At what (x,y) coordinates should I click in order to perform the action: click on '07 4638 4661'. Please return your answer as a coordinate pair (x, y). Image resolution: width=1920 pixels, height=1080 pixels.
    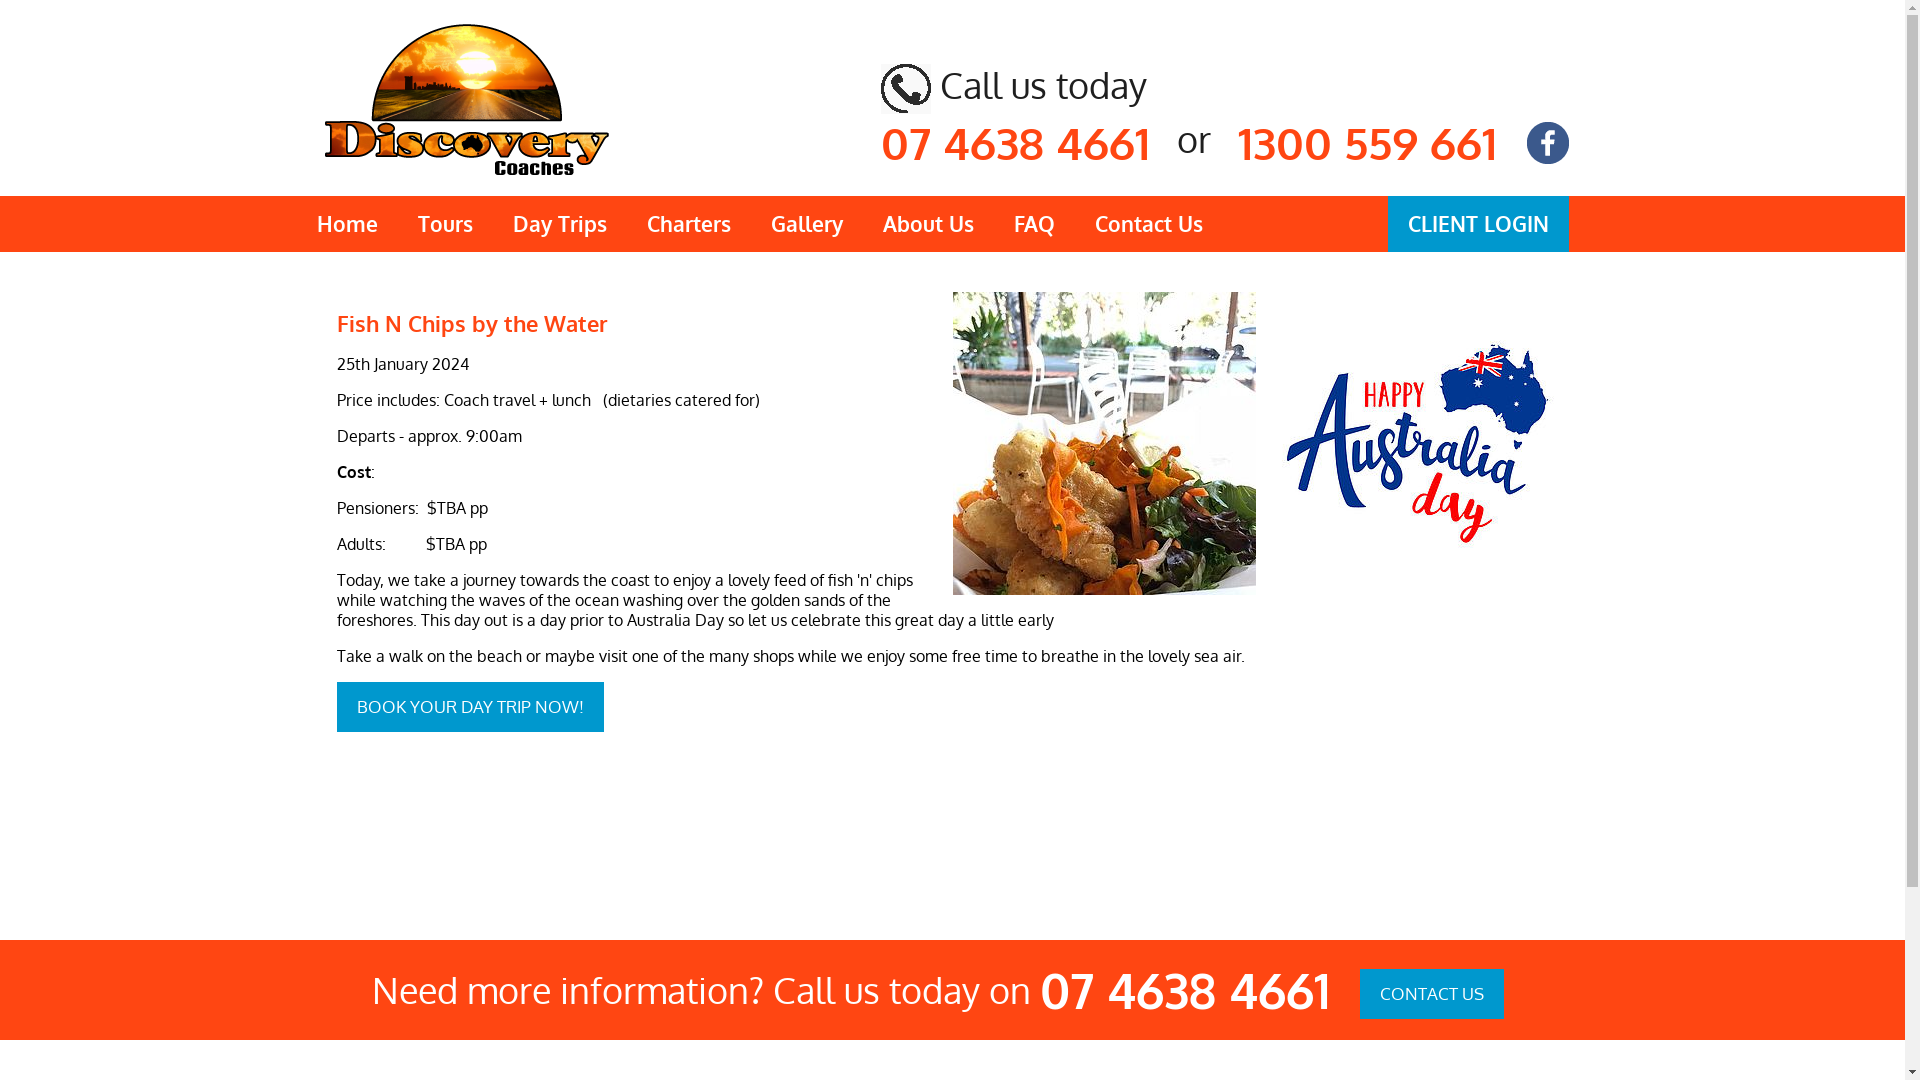
    Looking at the image, I should click on (1040, 990).